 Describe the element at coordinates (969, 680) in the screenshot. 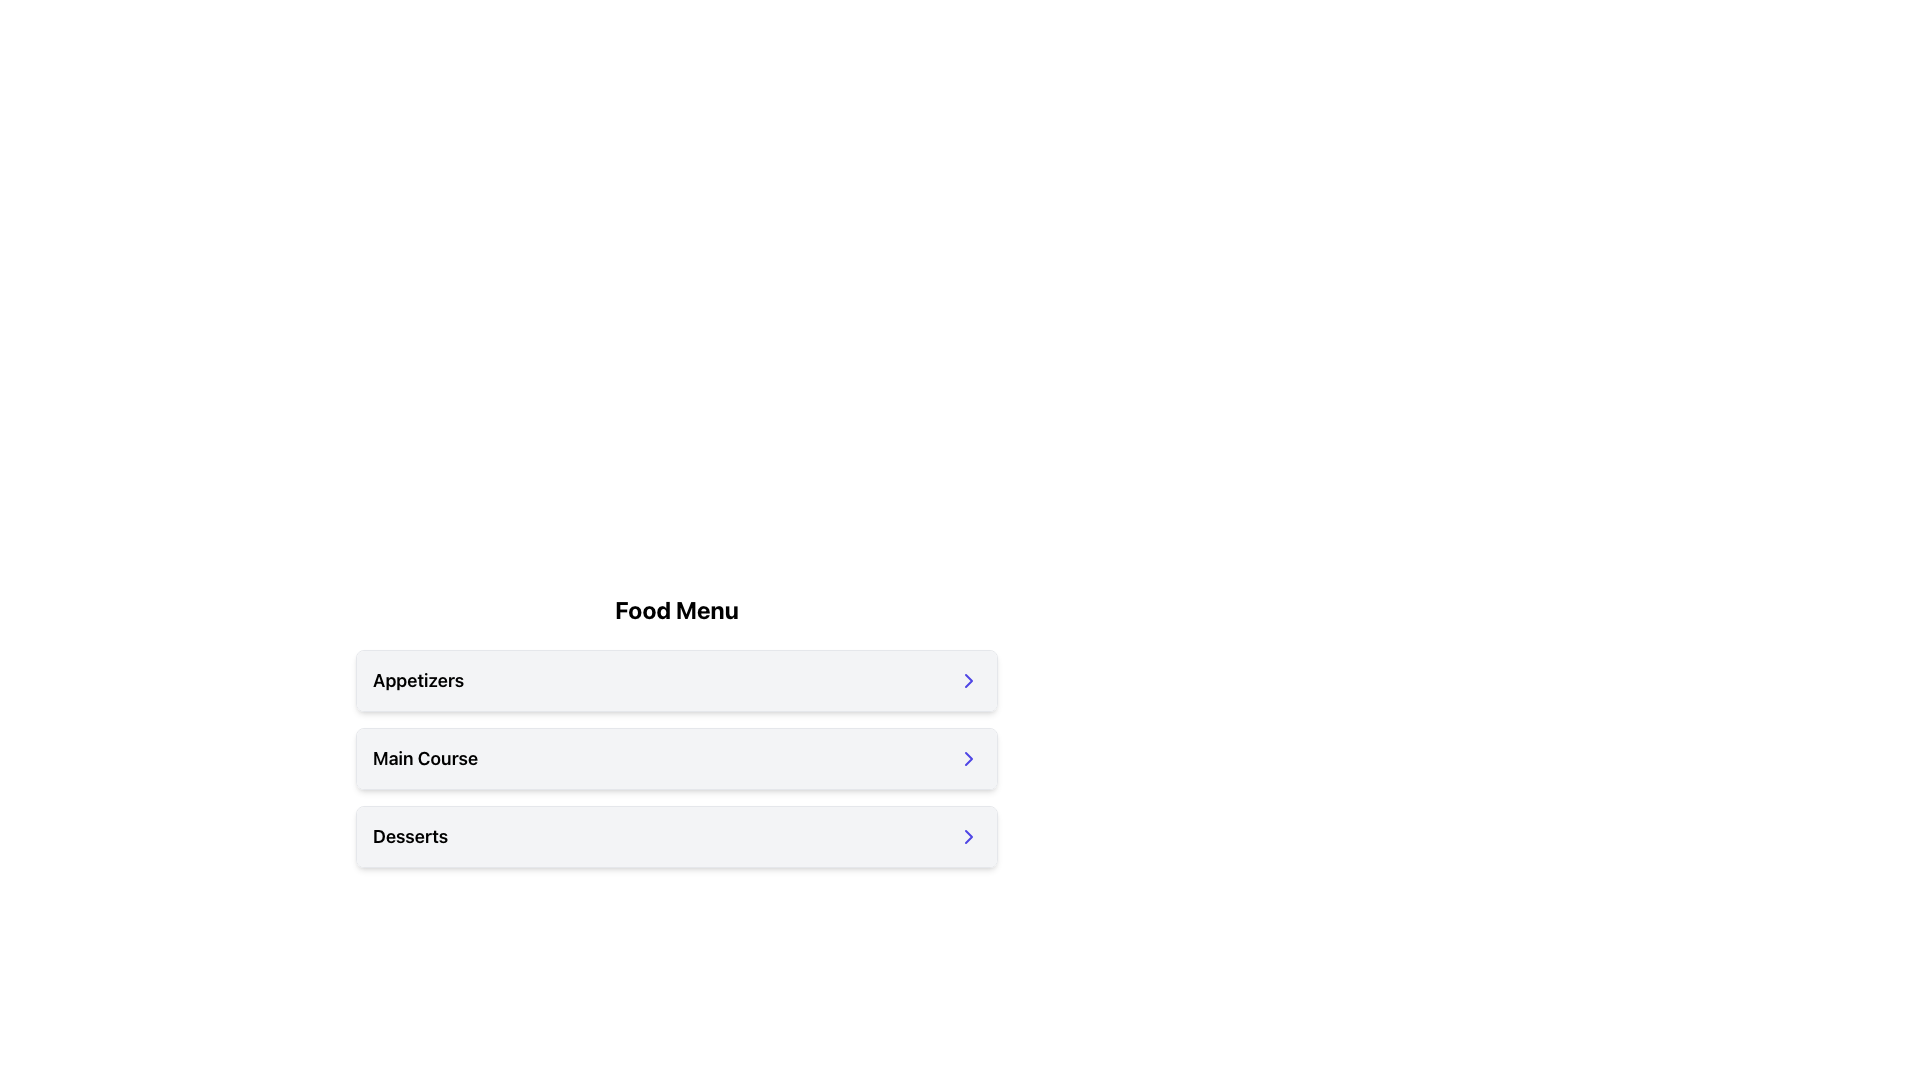

I see `the icon adjacent to the 'Appetizers' label` at that location.